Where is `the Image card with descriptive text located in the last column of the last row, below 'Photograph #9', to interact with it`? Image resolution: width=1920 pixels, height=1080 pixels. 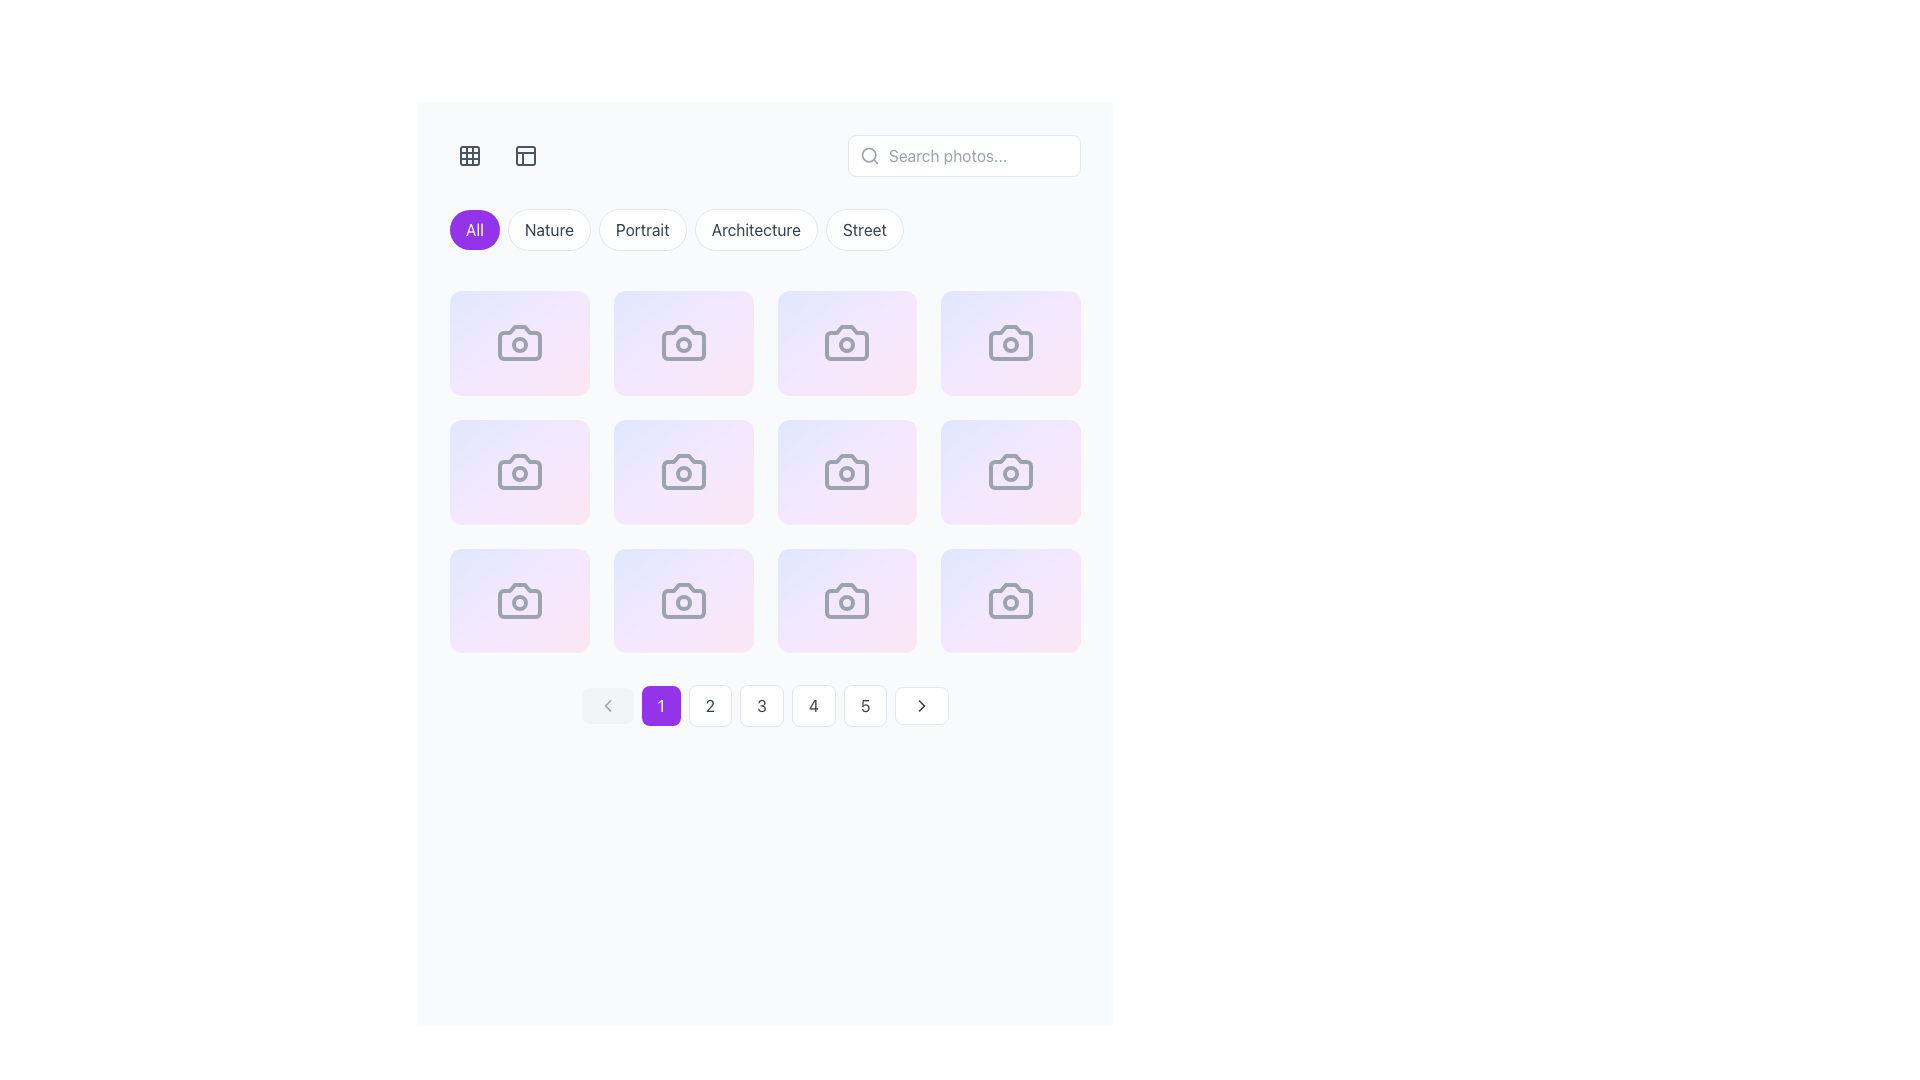 the Image card with descriptive text located in the last column of the last row, below 'Photograph #9', to interact with it is located at coordinates (683, 600).